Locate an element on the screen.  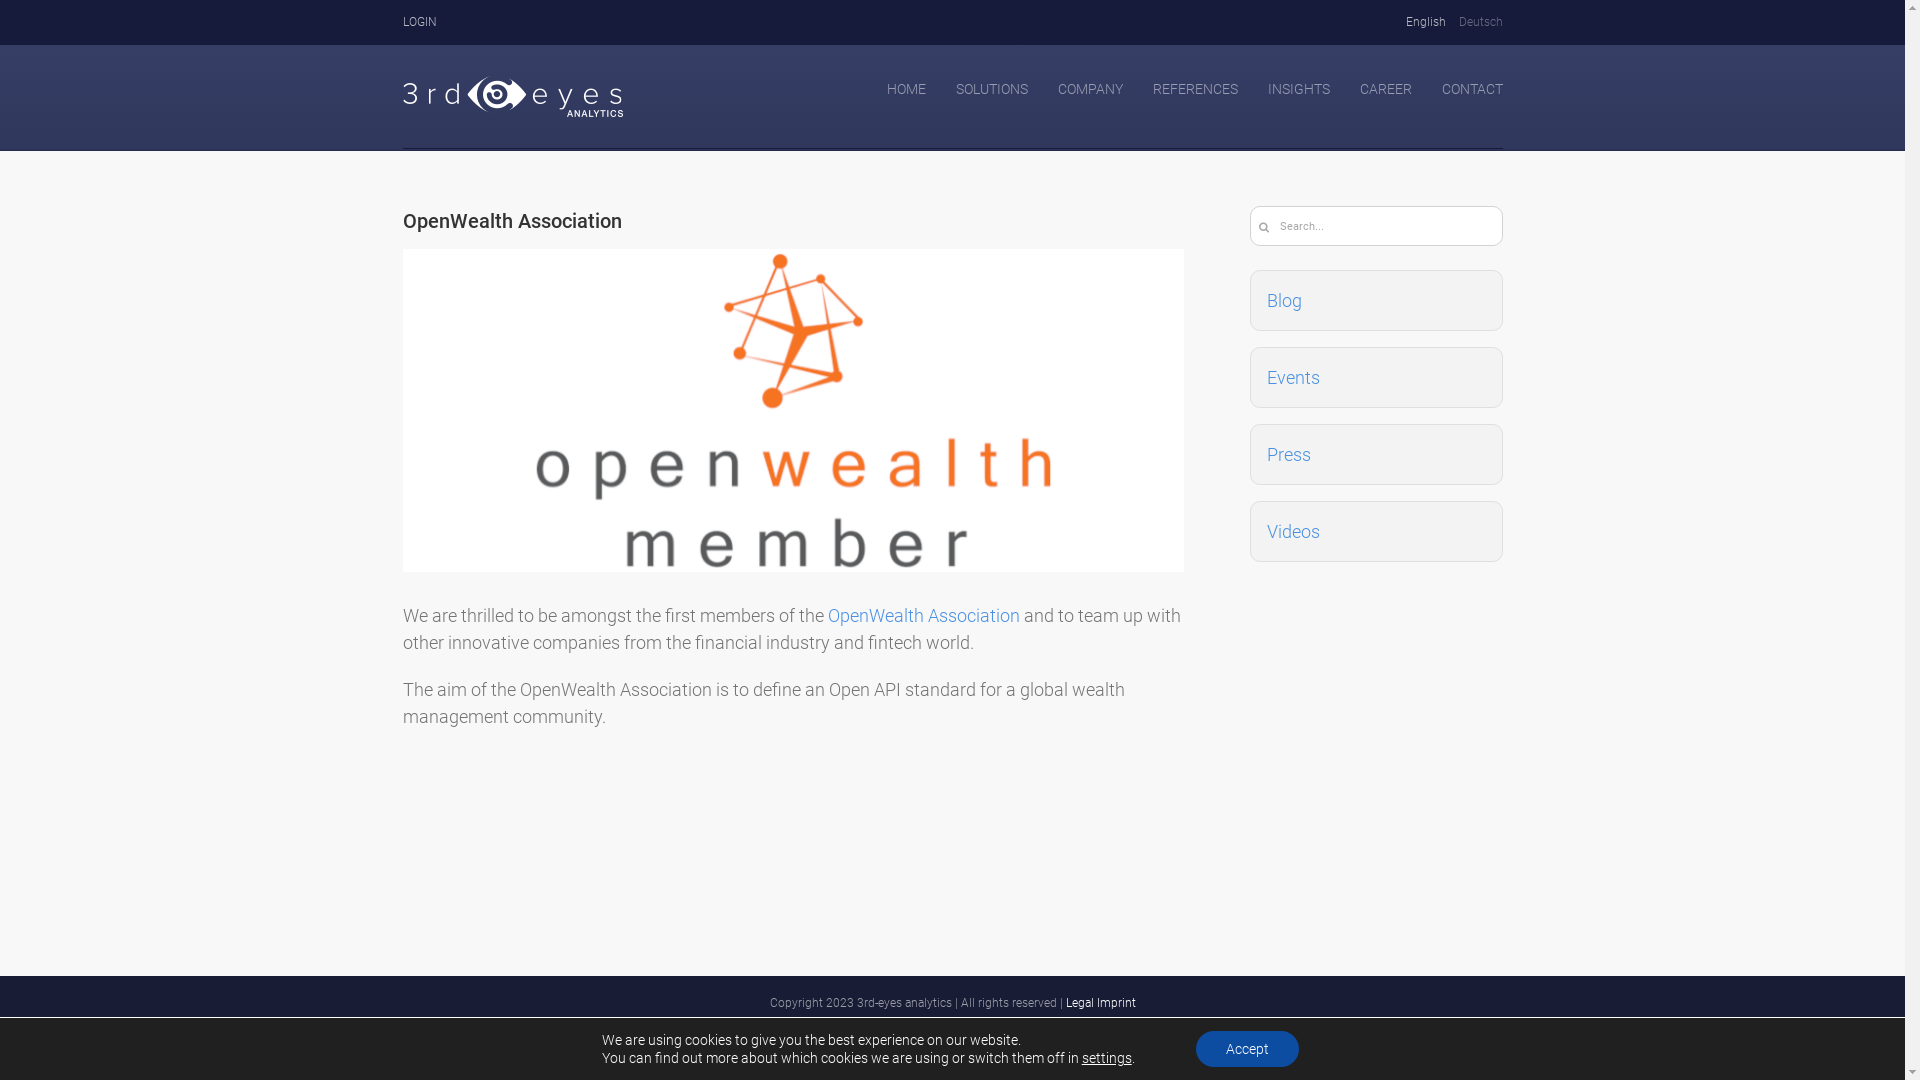
'Deutsch' is located at coordinates (1445, 22).